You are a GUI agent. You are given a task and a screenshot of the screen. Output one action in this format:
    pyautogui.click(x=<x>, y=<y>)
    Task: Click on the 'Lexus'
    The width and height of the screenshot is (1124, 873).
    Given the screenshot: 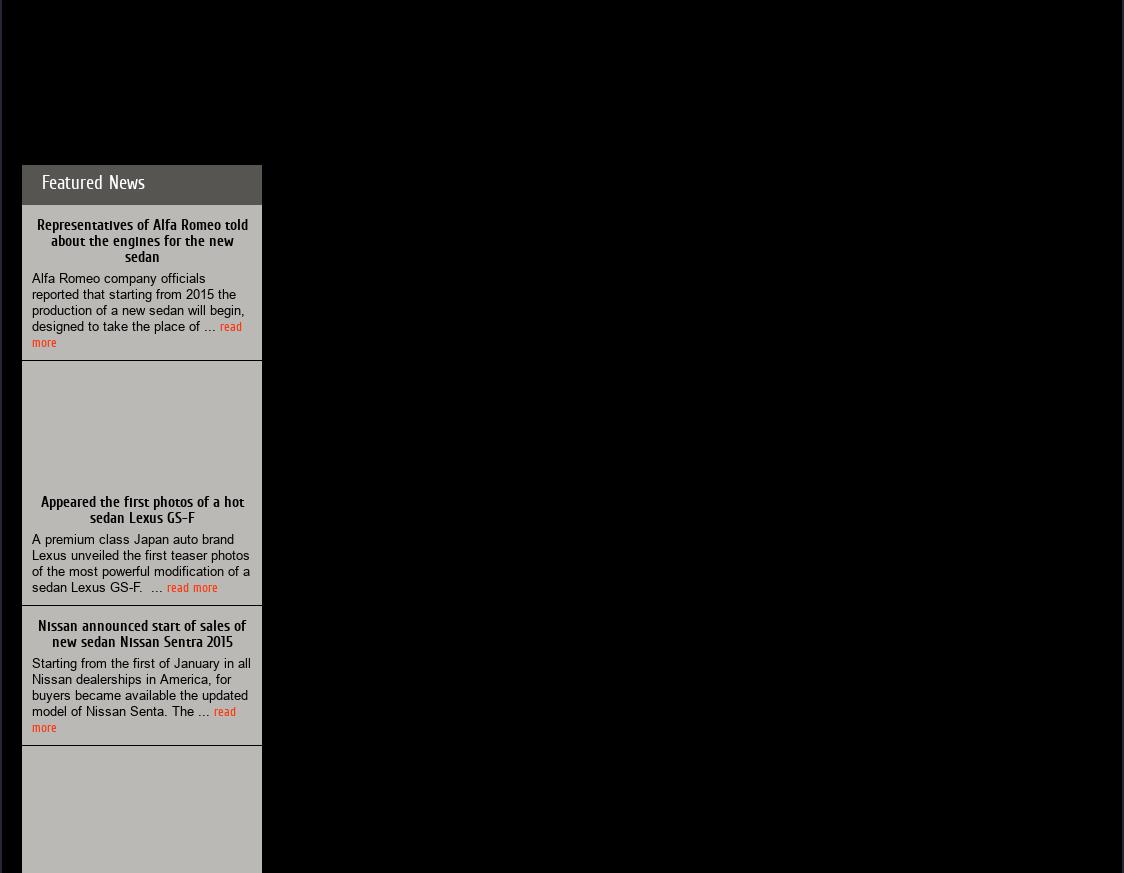 What is the action you would take?
    pyautogui.click(x=48, y=553)
    